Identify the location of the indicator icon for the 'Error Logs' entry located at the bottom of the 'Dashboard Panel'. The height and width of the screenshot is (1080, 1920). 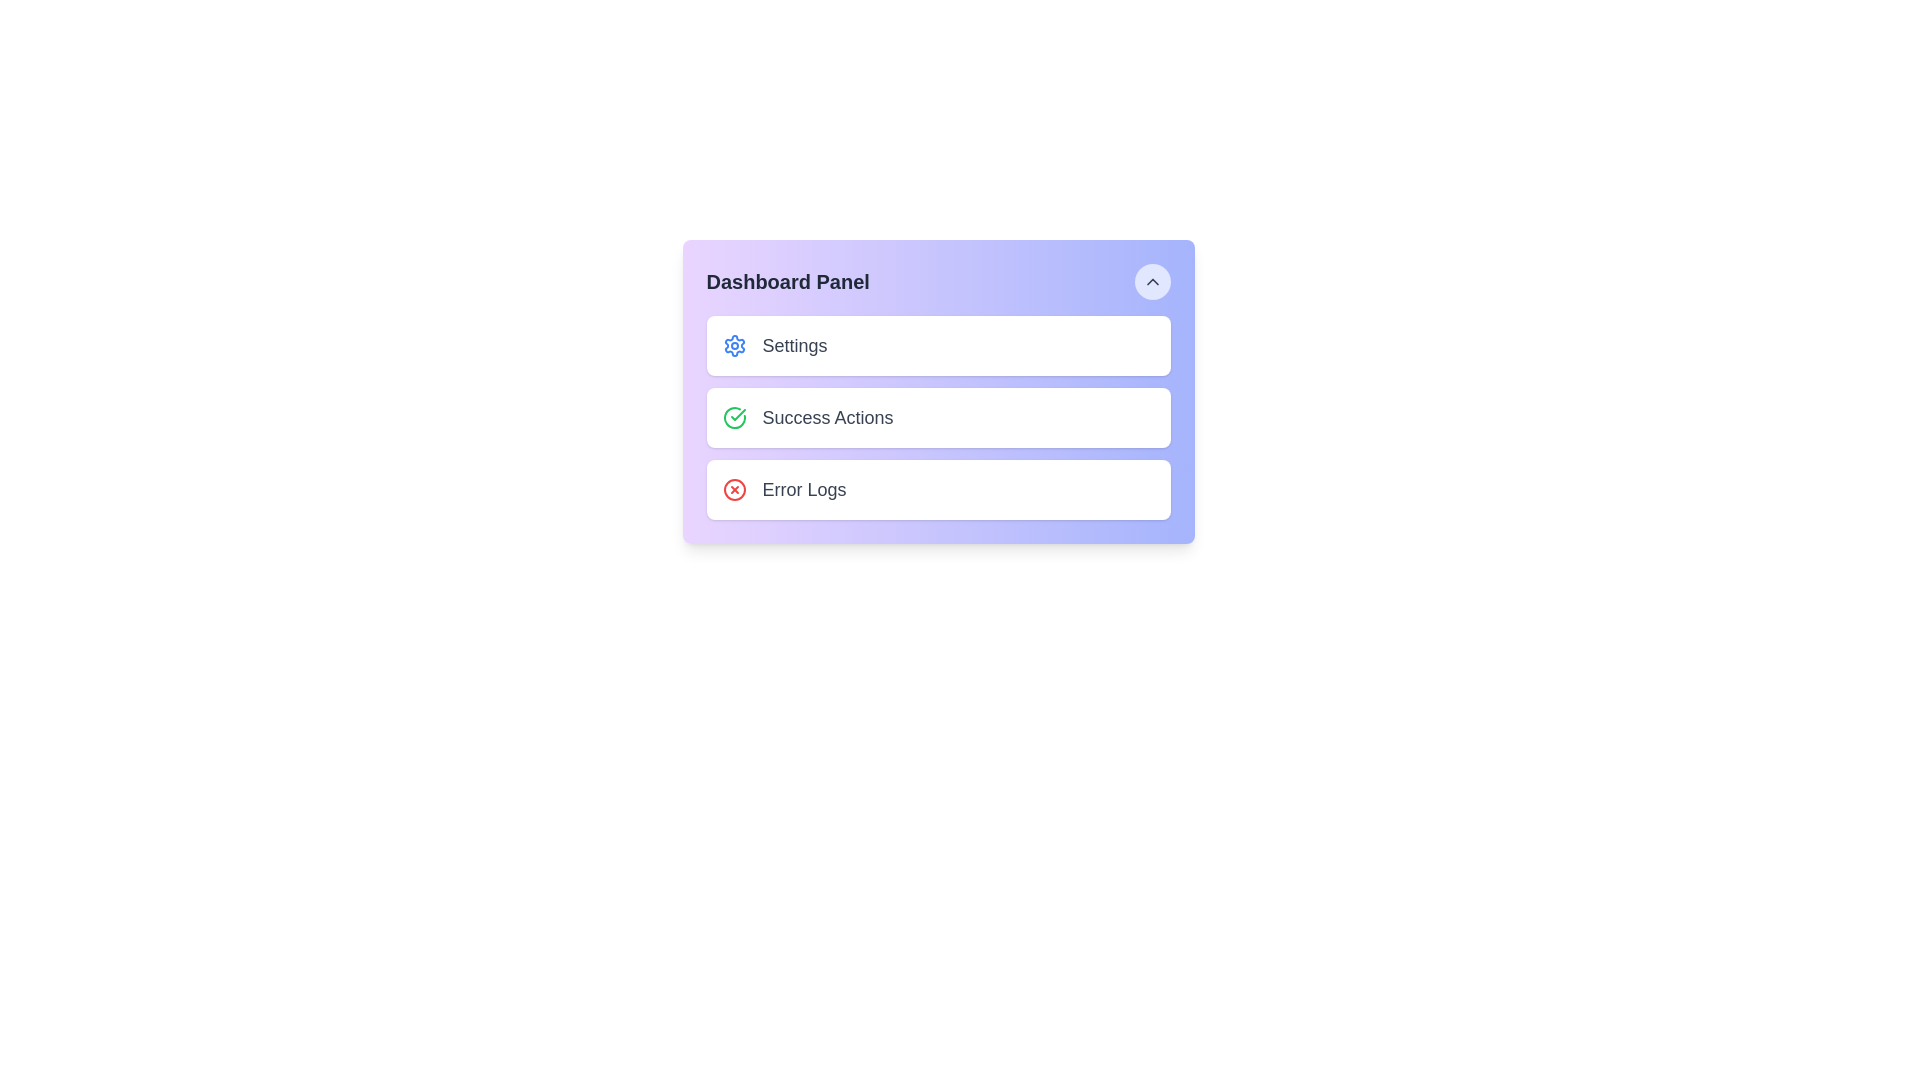
(733, 489).